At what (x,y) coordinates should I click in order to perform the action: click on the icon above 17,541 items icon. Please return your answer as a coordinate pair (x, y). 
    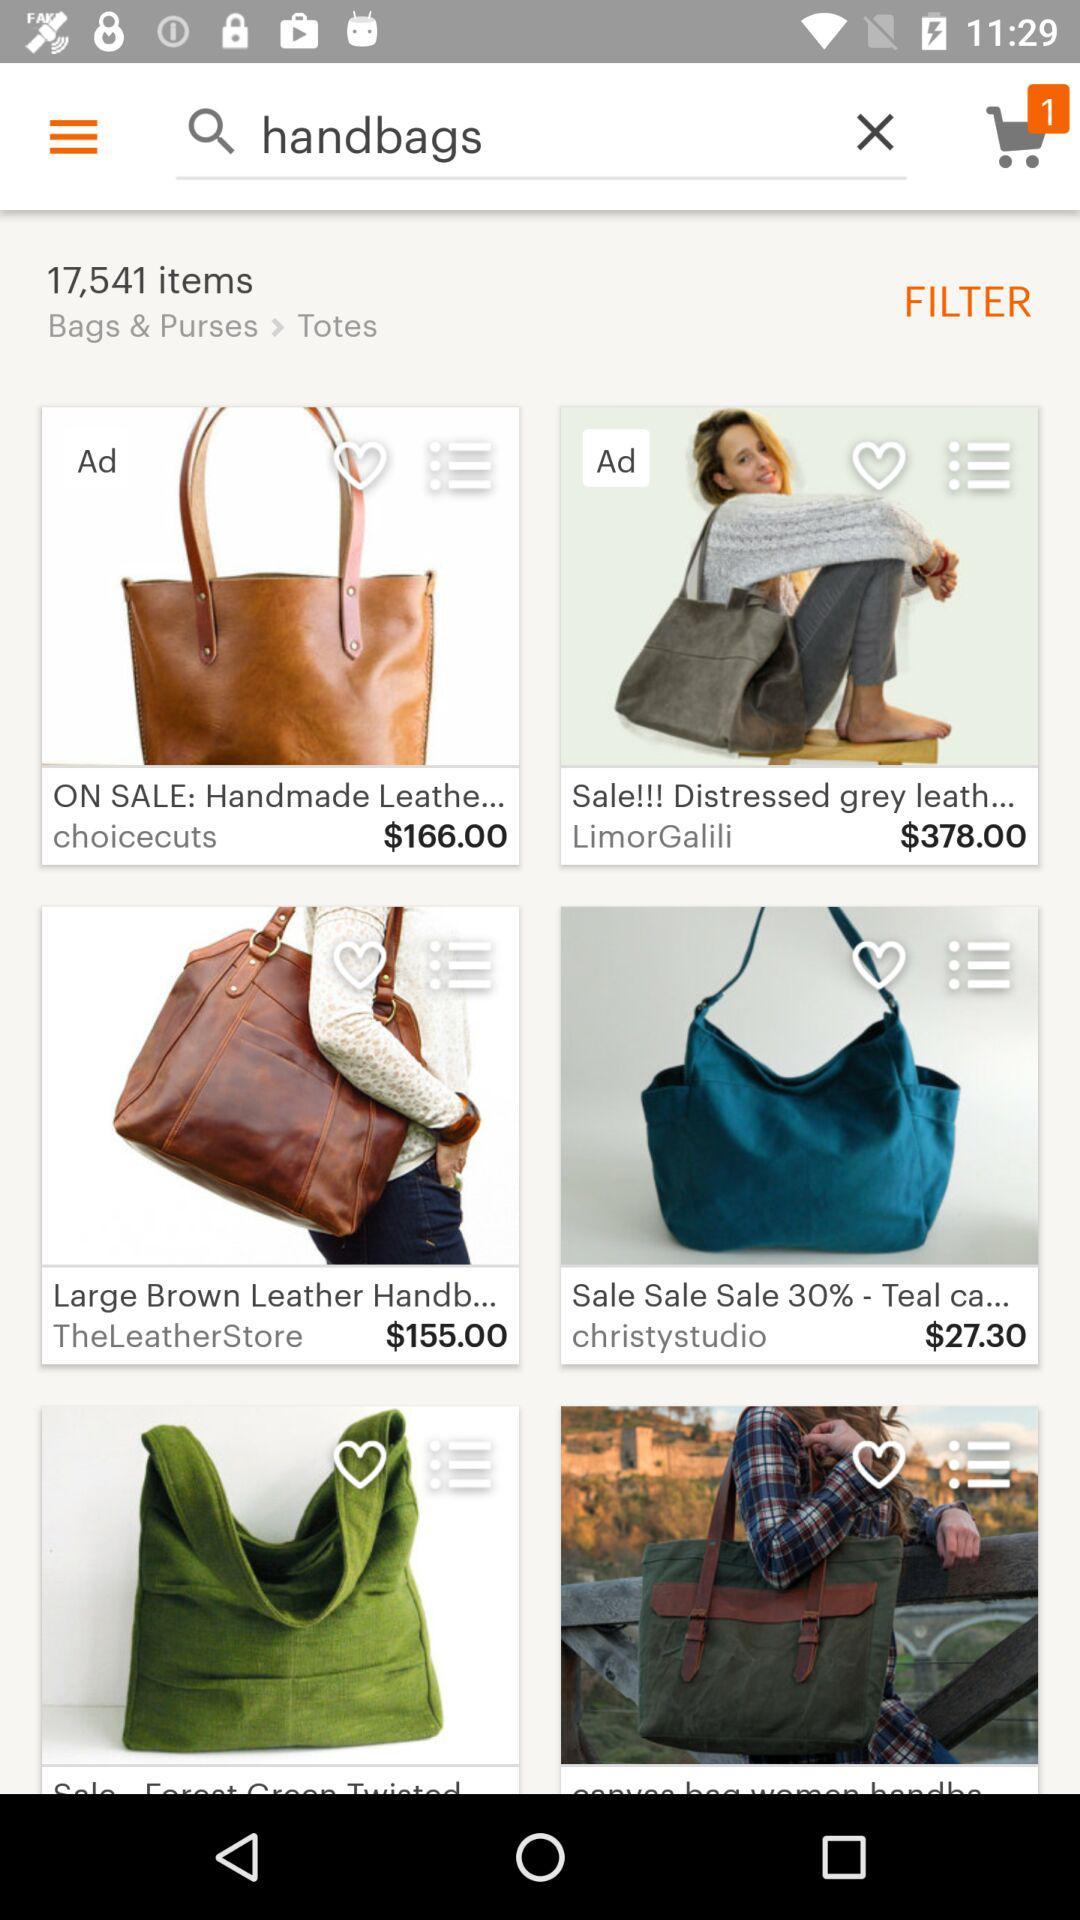
    Looking at the image, I should click on (72, 135).